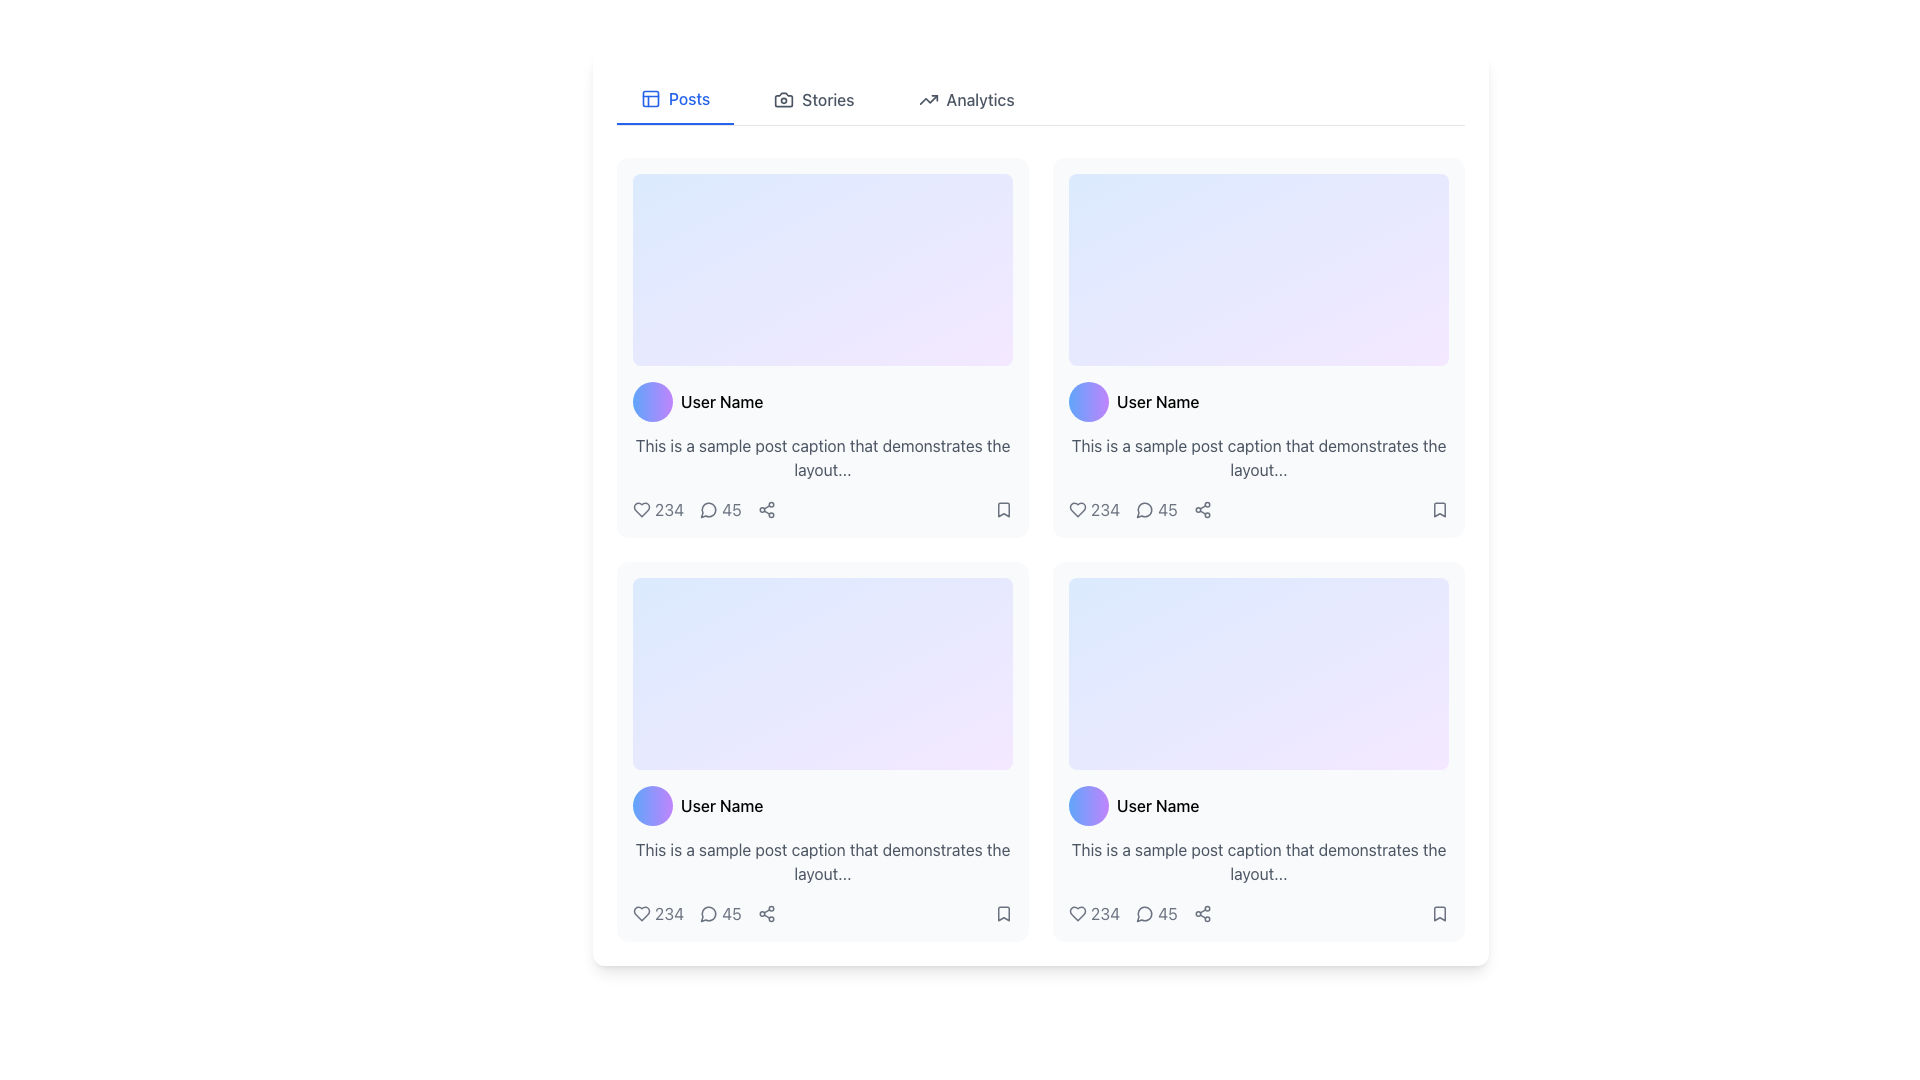  What do you see at coordinates (765, 914) in the screenshot?
I see `the small share icon, which is the third icon in the row of interaction options below a post` at bounding box center [765, 914].